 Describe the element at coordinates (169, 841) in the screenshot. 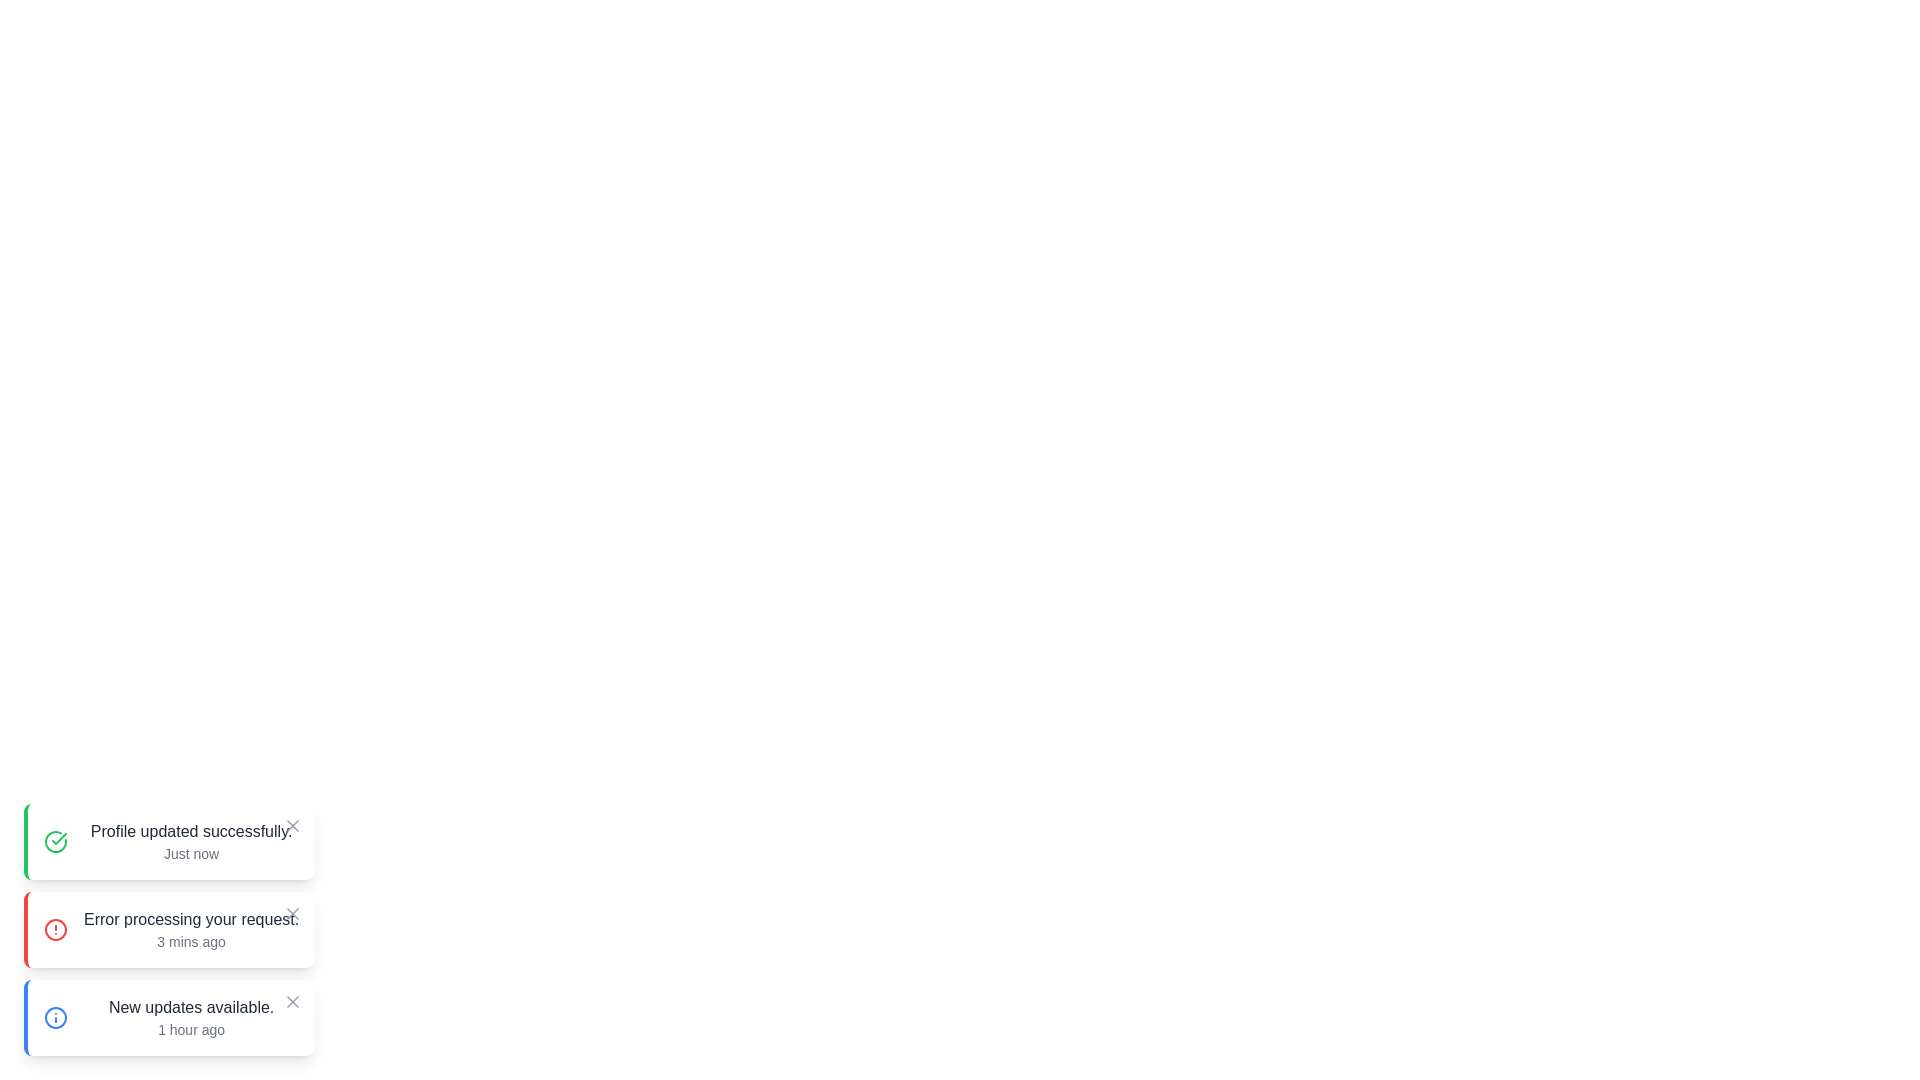

I see `the notification to examine its content` at that location.